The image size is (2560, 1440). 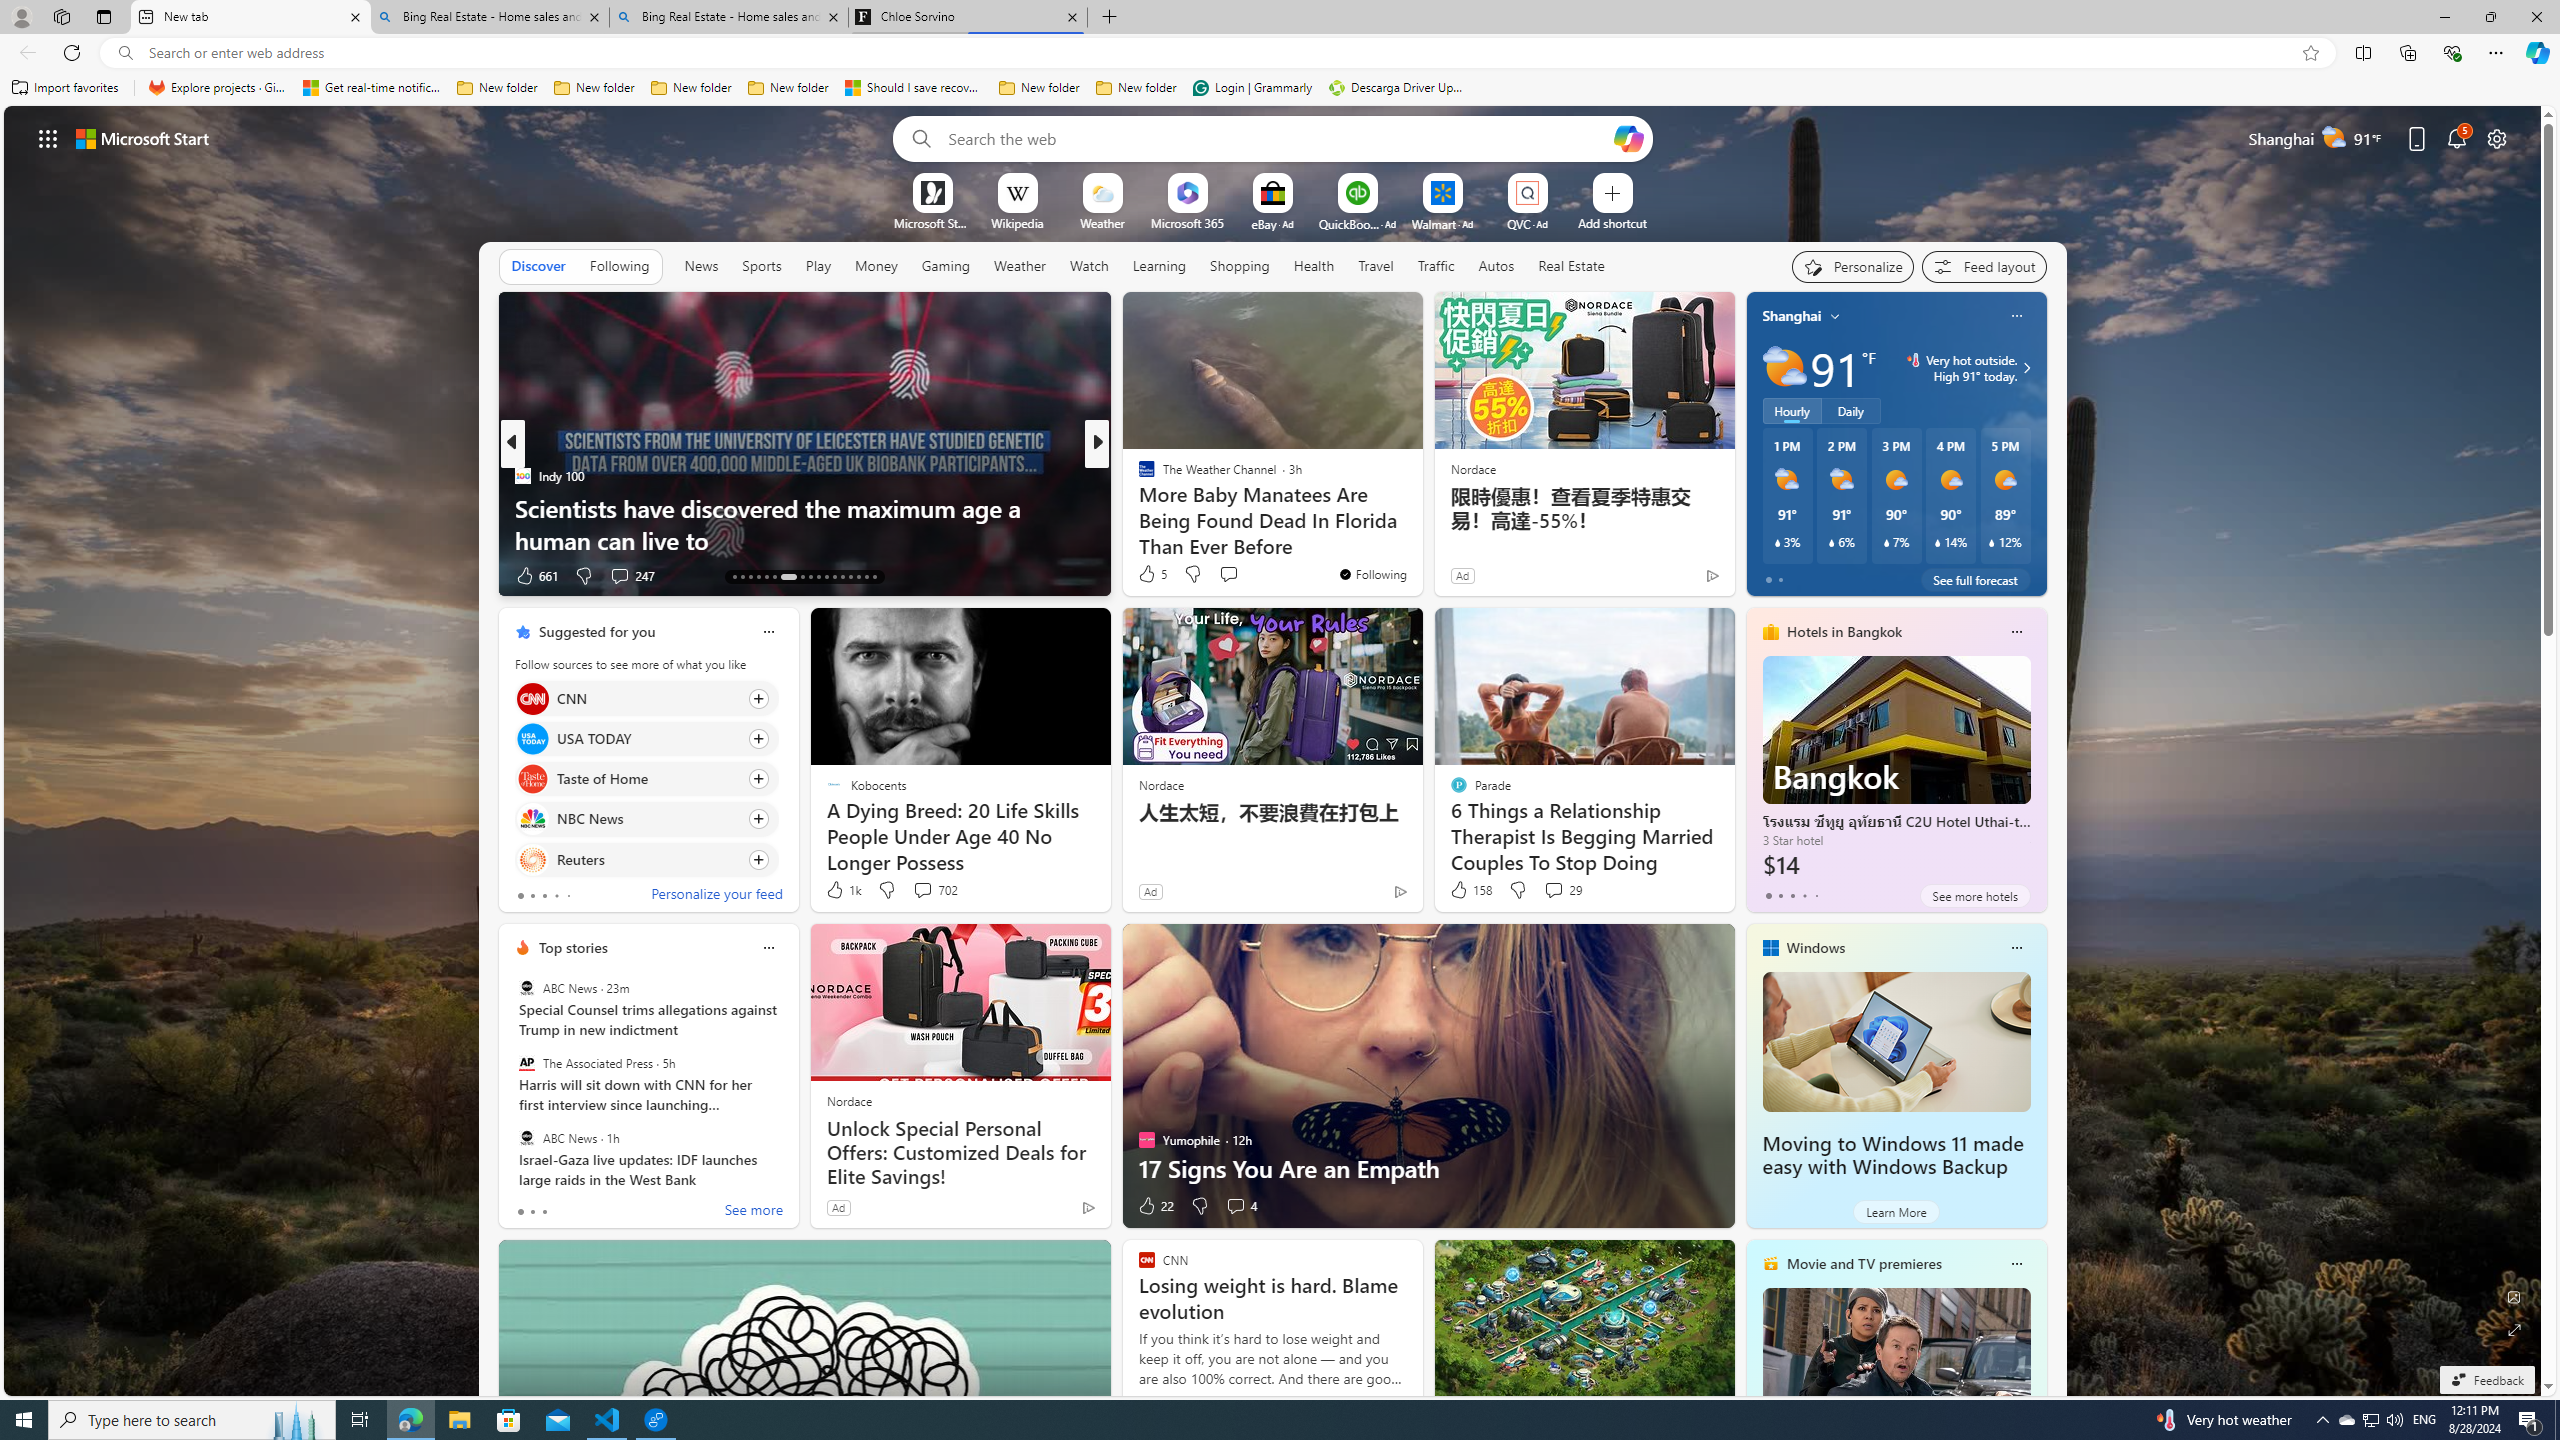 What do you see at coordinates (1553, 888) in the screenshot?
I see `'View comments 29 Comment'` at bounding box center [1553, 888].